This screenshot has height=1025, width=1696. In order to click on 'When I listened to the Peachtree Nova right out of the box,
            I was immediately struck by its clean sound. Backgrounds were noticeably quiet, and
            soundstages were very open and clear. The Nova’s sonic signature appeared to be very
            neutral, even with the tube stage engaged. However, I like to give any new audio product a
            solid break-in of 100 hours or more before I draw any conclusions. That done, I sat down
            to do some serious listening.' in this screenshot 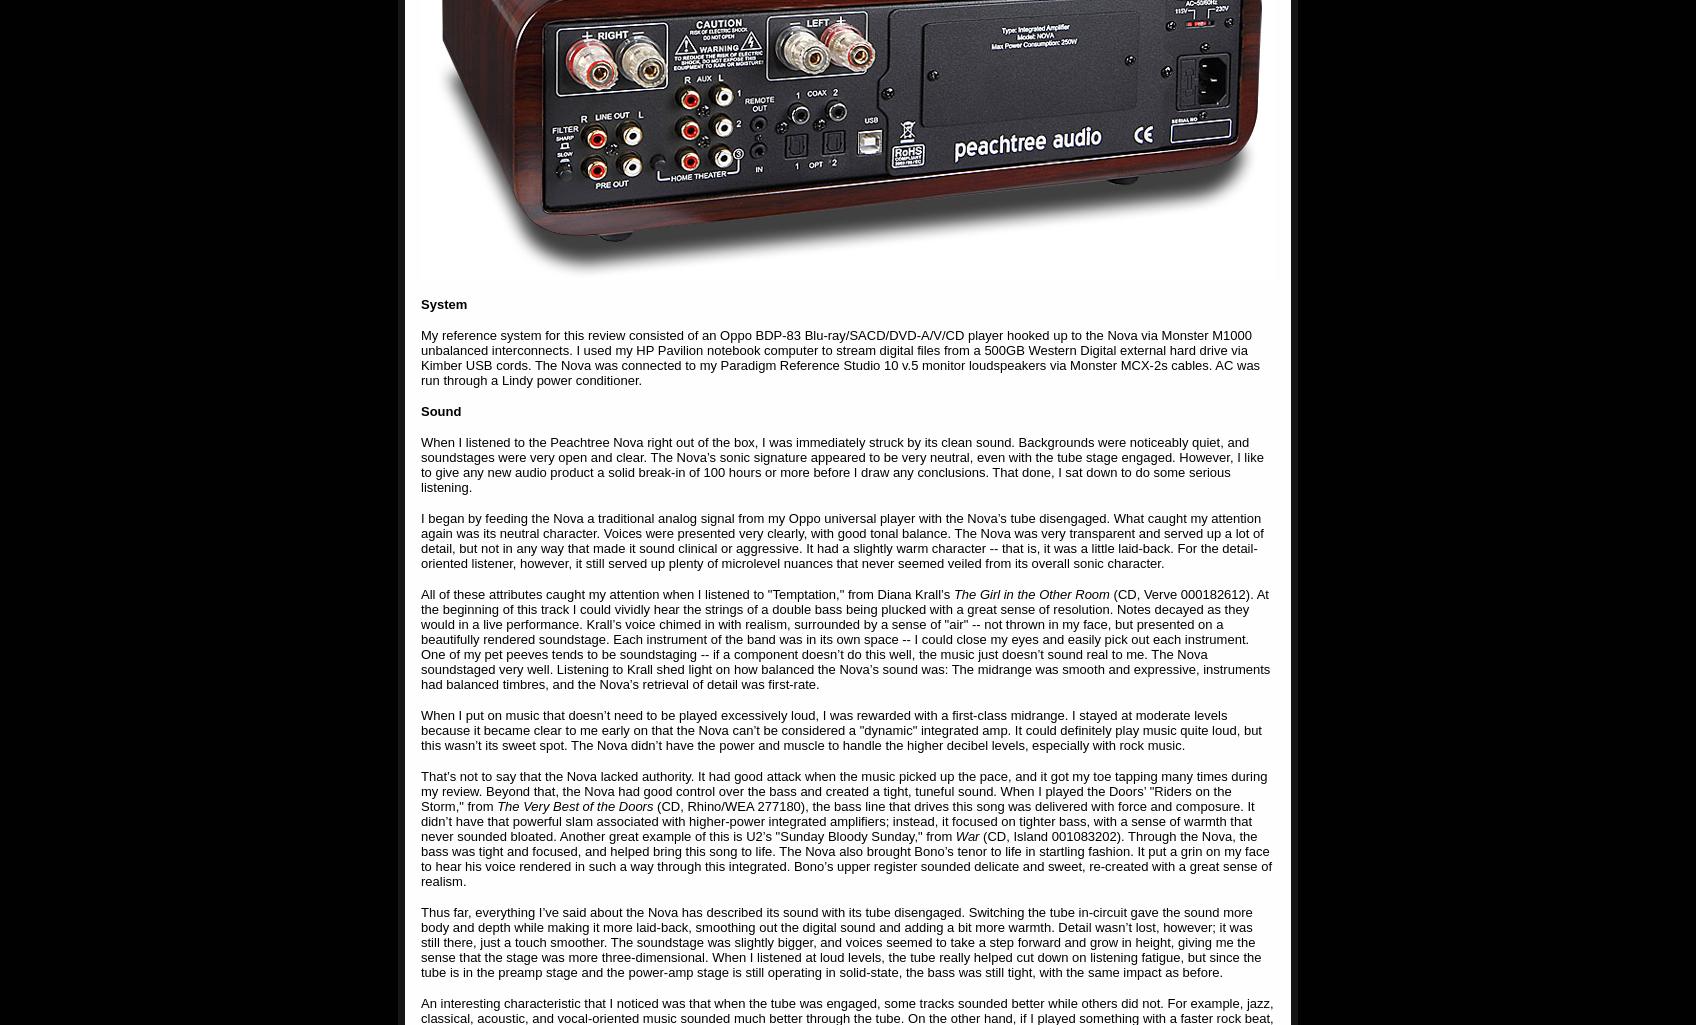, I will do `click(841, 464)`.